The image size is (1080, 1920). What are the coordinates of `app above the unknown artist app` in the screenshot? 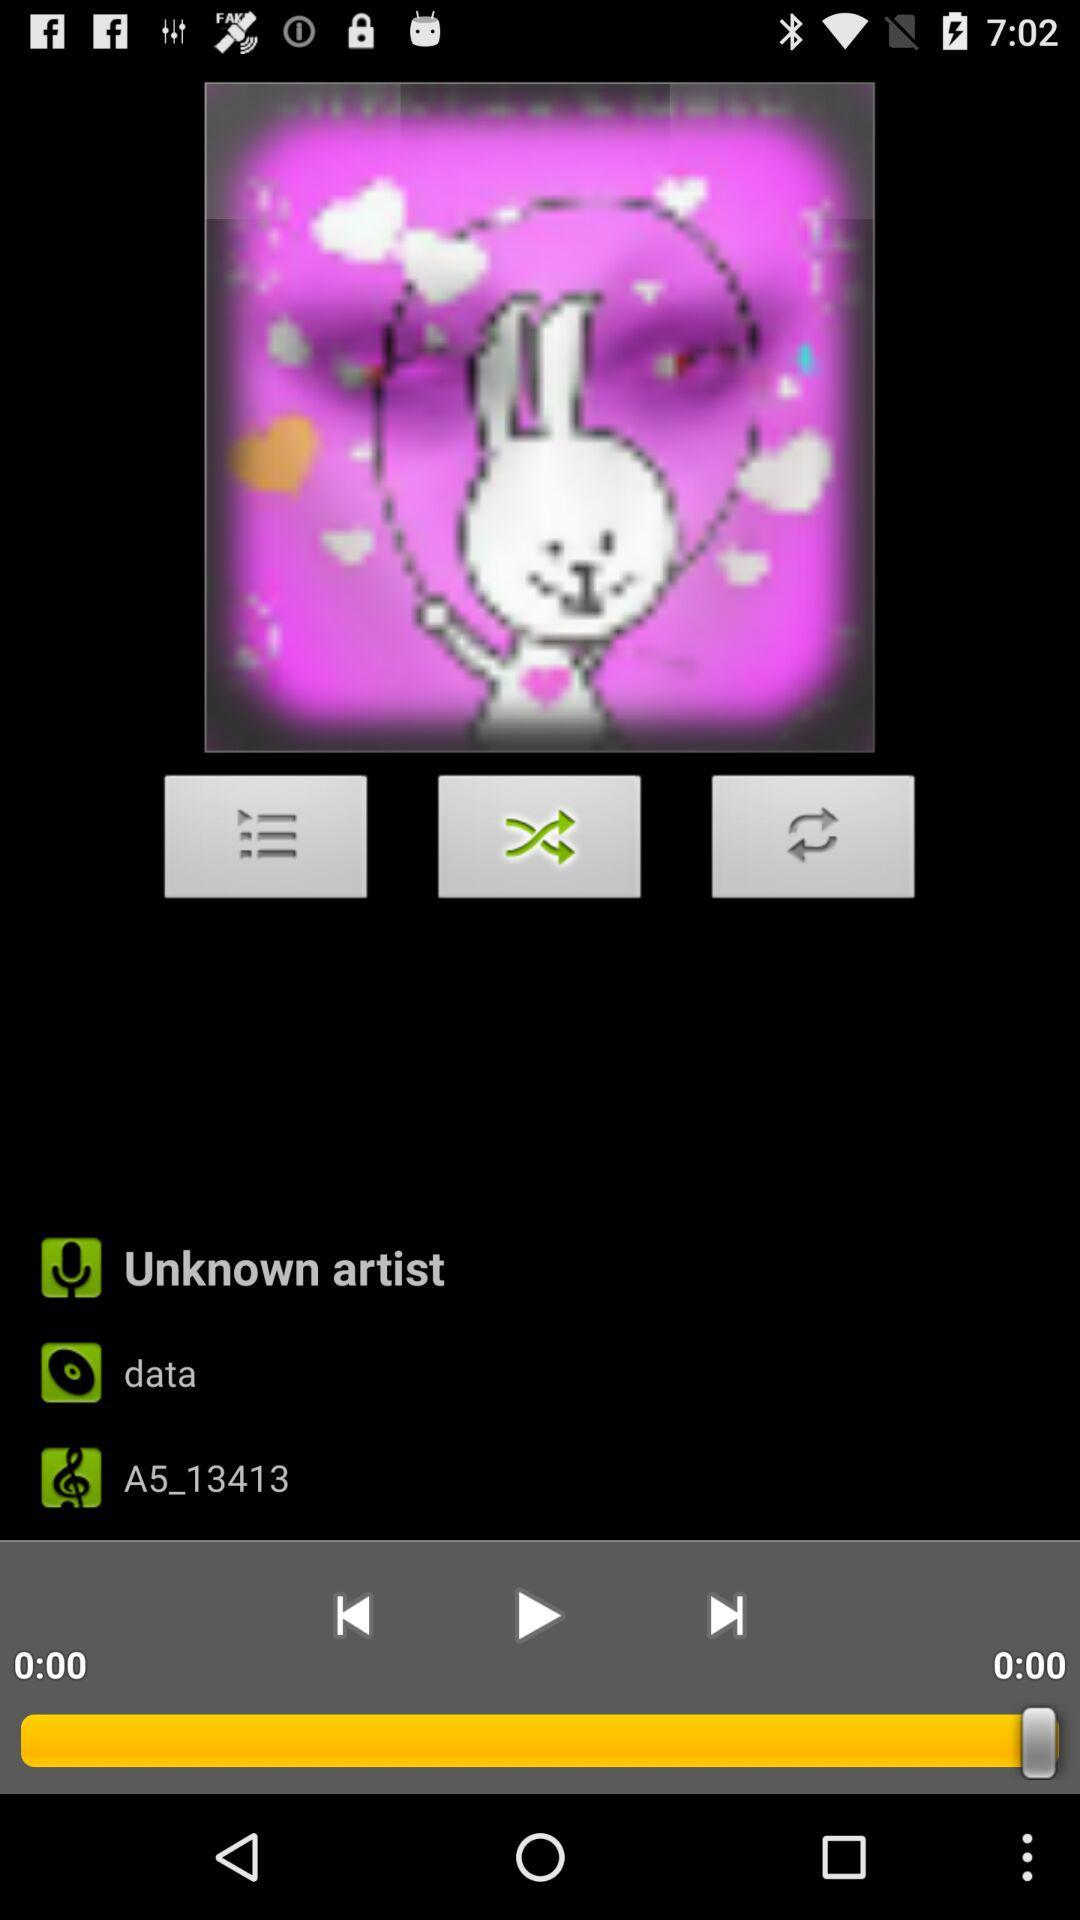 It's located at (813, 842).